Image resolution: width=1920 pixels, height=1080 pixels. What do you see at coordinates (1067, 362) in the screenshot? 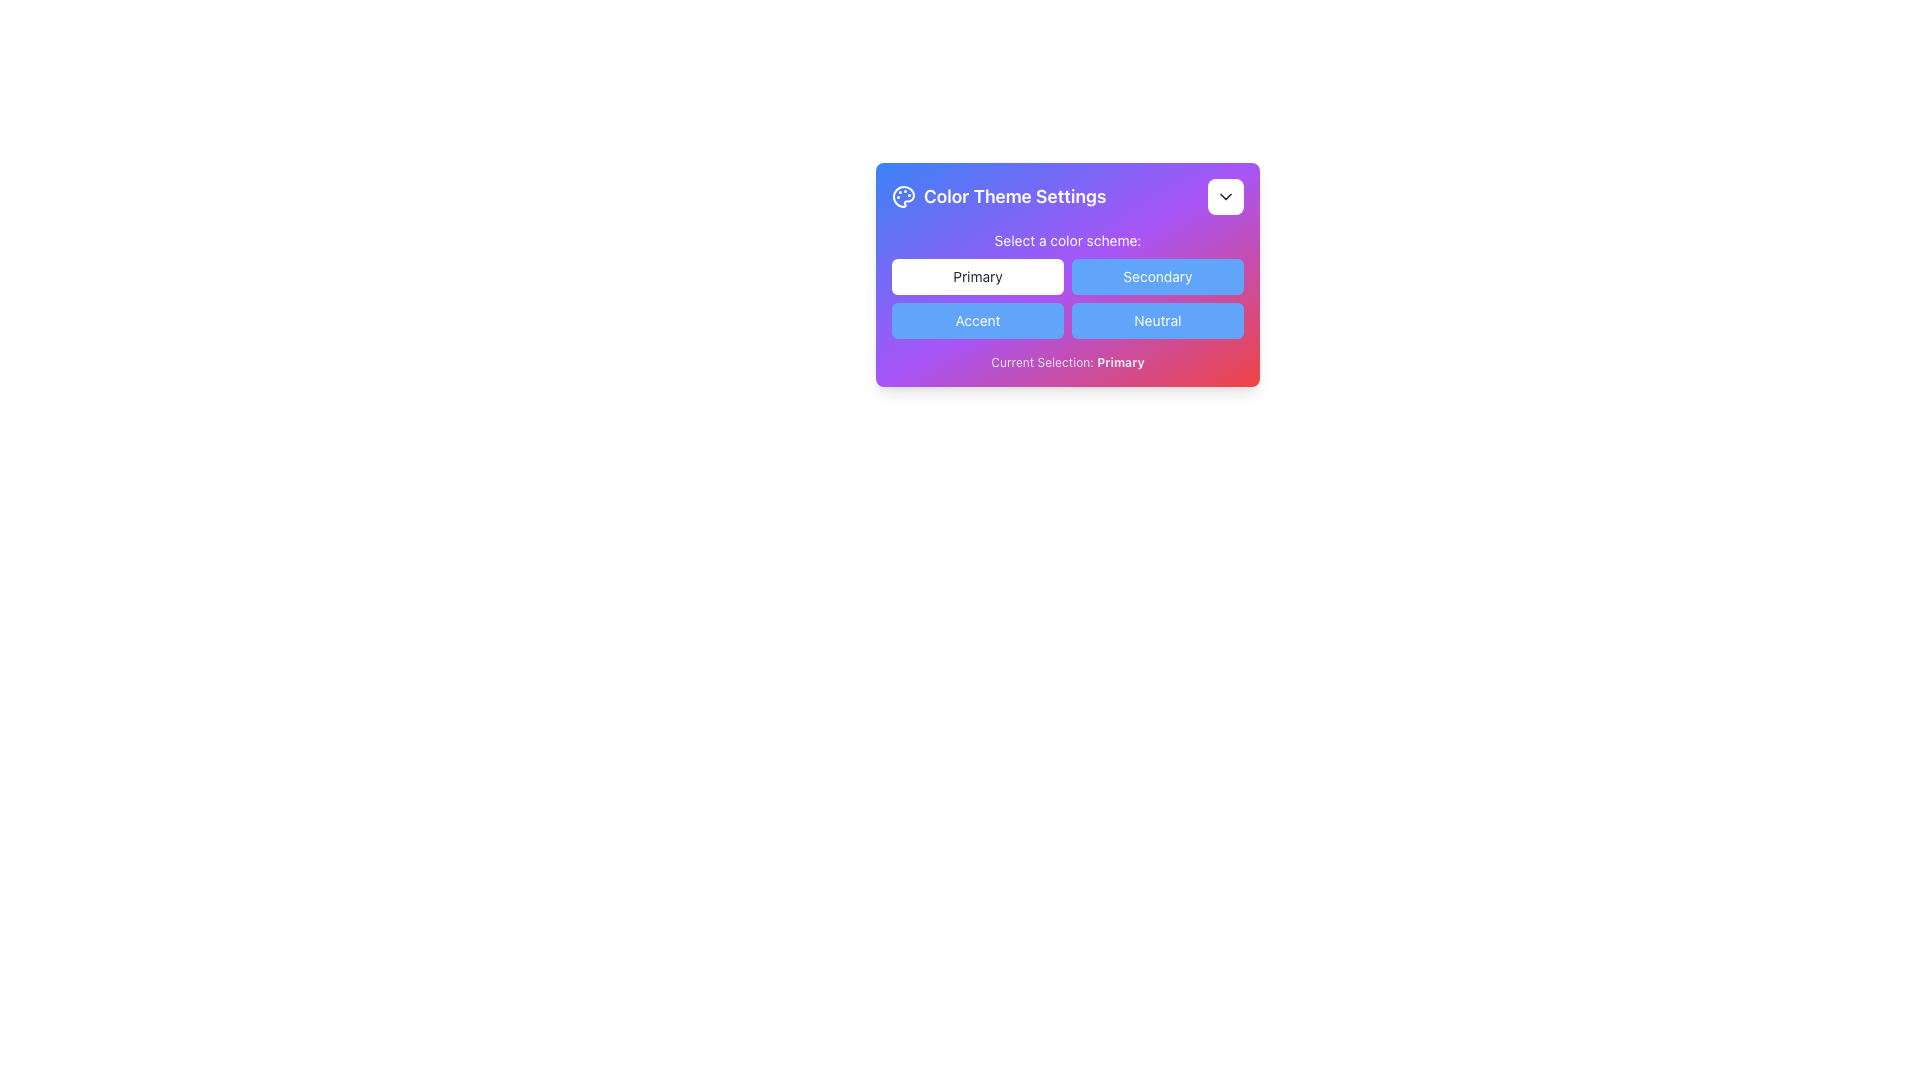
I see `the text label displaying 'Current Selection: Primary' located at the bottom of the dialog box` at bounding box center [1067, 362].